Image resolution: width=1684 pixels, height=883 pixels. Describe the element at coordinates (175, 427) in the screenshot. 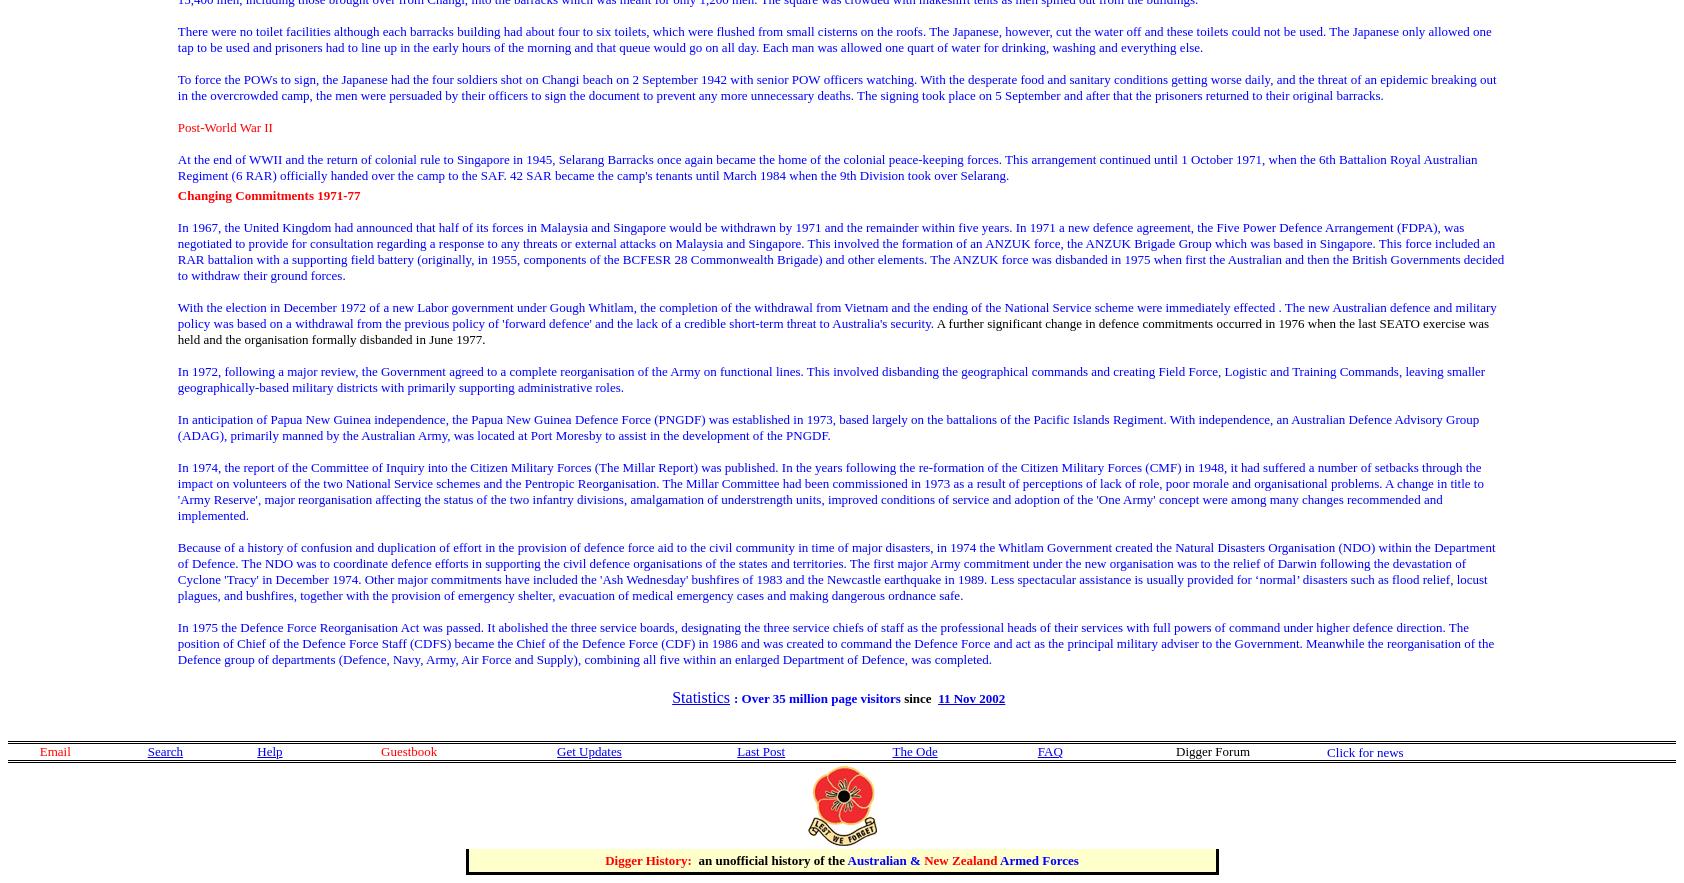

I see `'In anticipation of Papua New Guinea independence, the Papua New Guinea
      Defence Force (PNGDF) was established in 1973, based largely on the
      battalions of the Pacific Islands Regiment. With independence, an
      Australian Defence Advisory Group (ADAG), primarily manned by the
      Australian Army, was located at Port Moresby to assist in the development
      of the PNGDF.'` at that location.